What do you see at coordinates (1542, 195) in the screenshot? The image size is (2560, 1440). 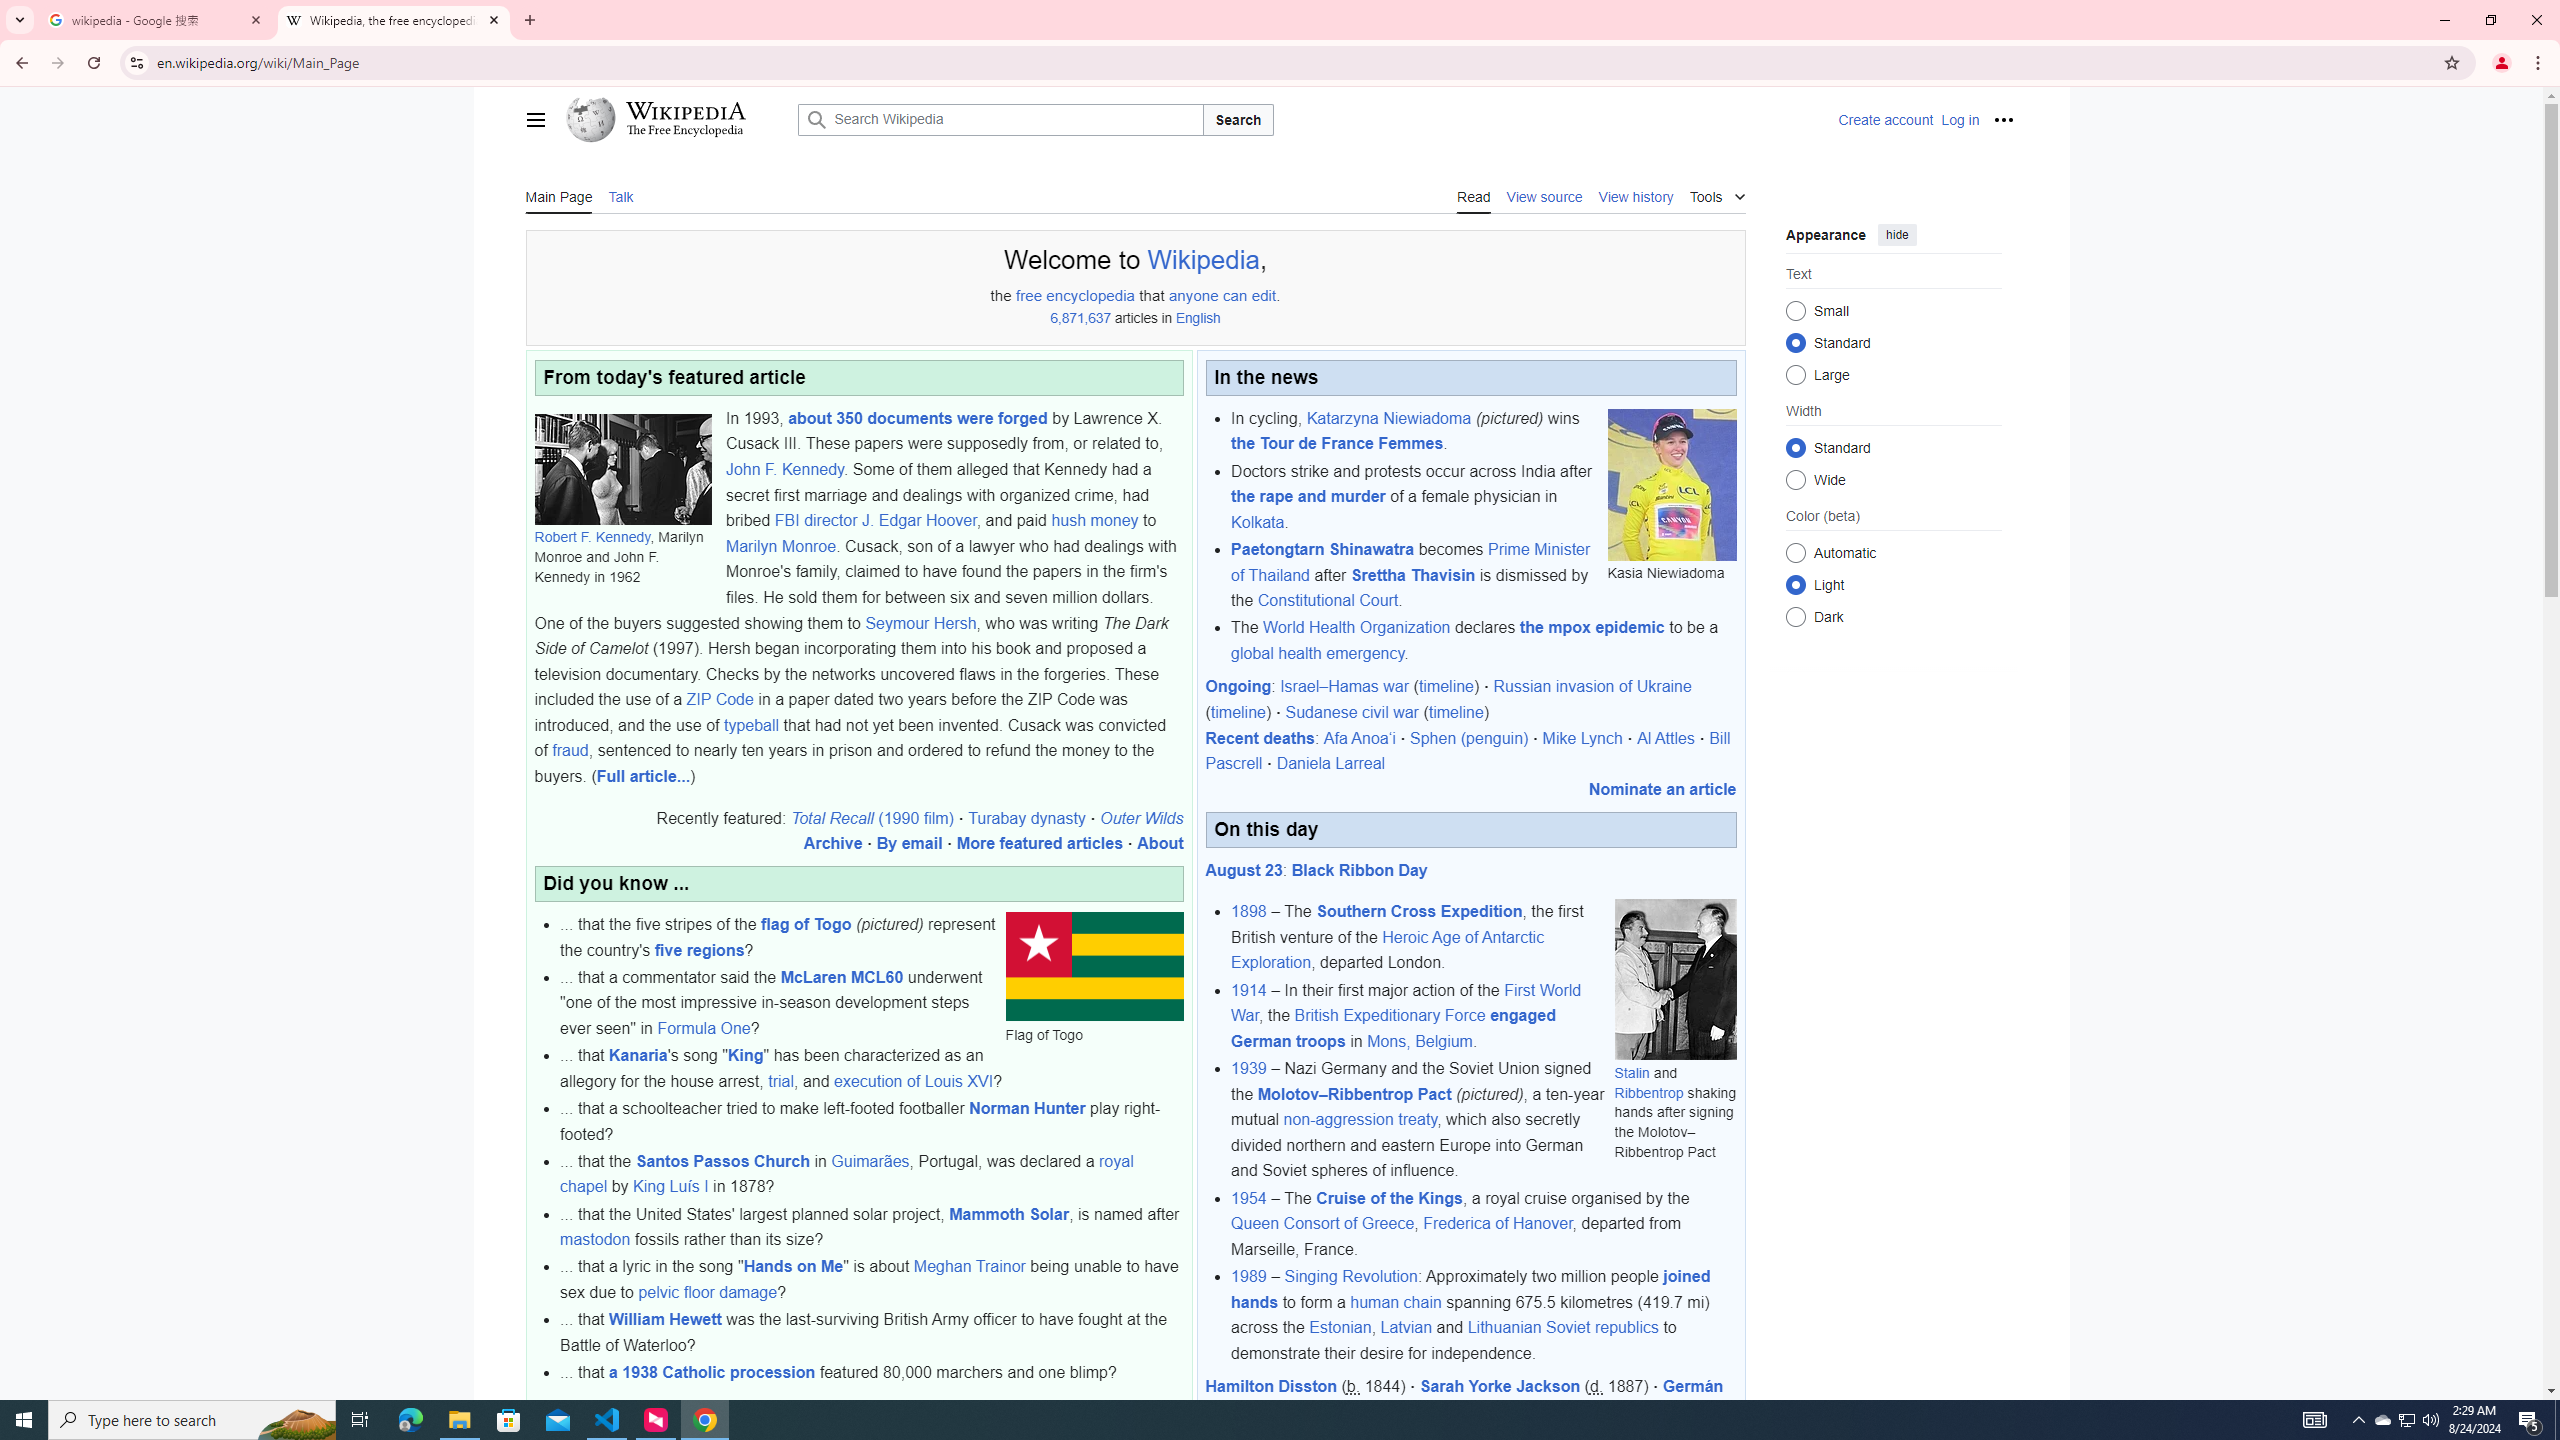 I see `'View source'` at bounding box center [1542, 195].